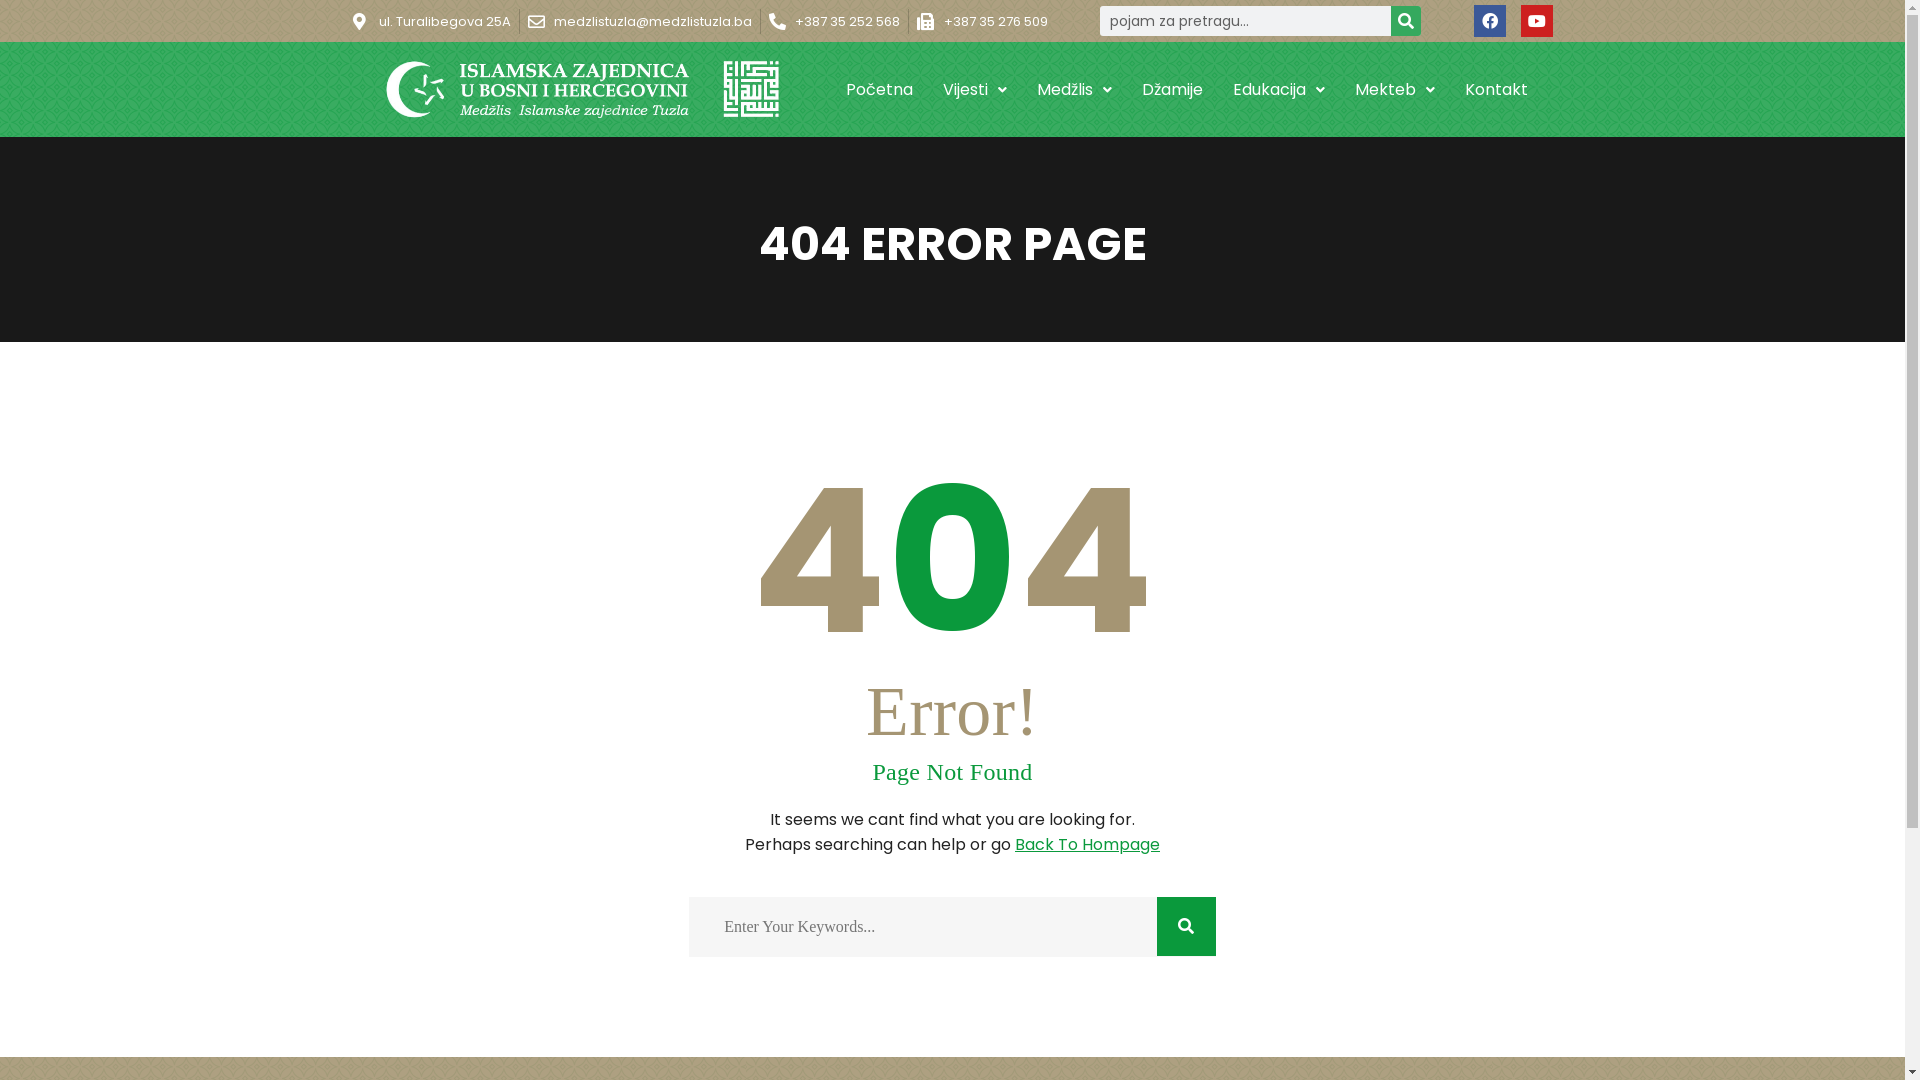  Describe the element at coordinates (1217, 87) in the screenshot. I see `'Edukacija'` at that location.